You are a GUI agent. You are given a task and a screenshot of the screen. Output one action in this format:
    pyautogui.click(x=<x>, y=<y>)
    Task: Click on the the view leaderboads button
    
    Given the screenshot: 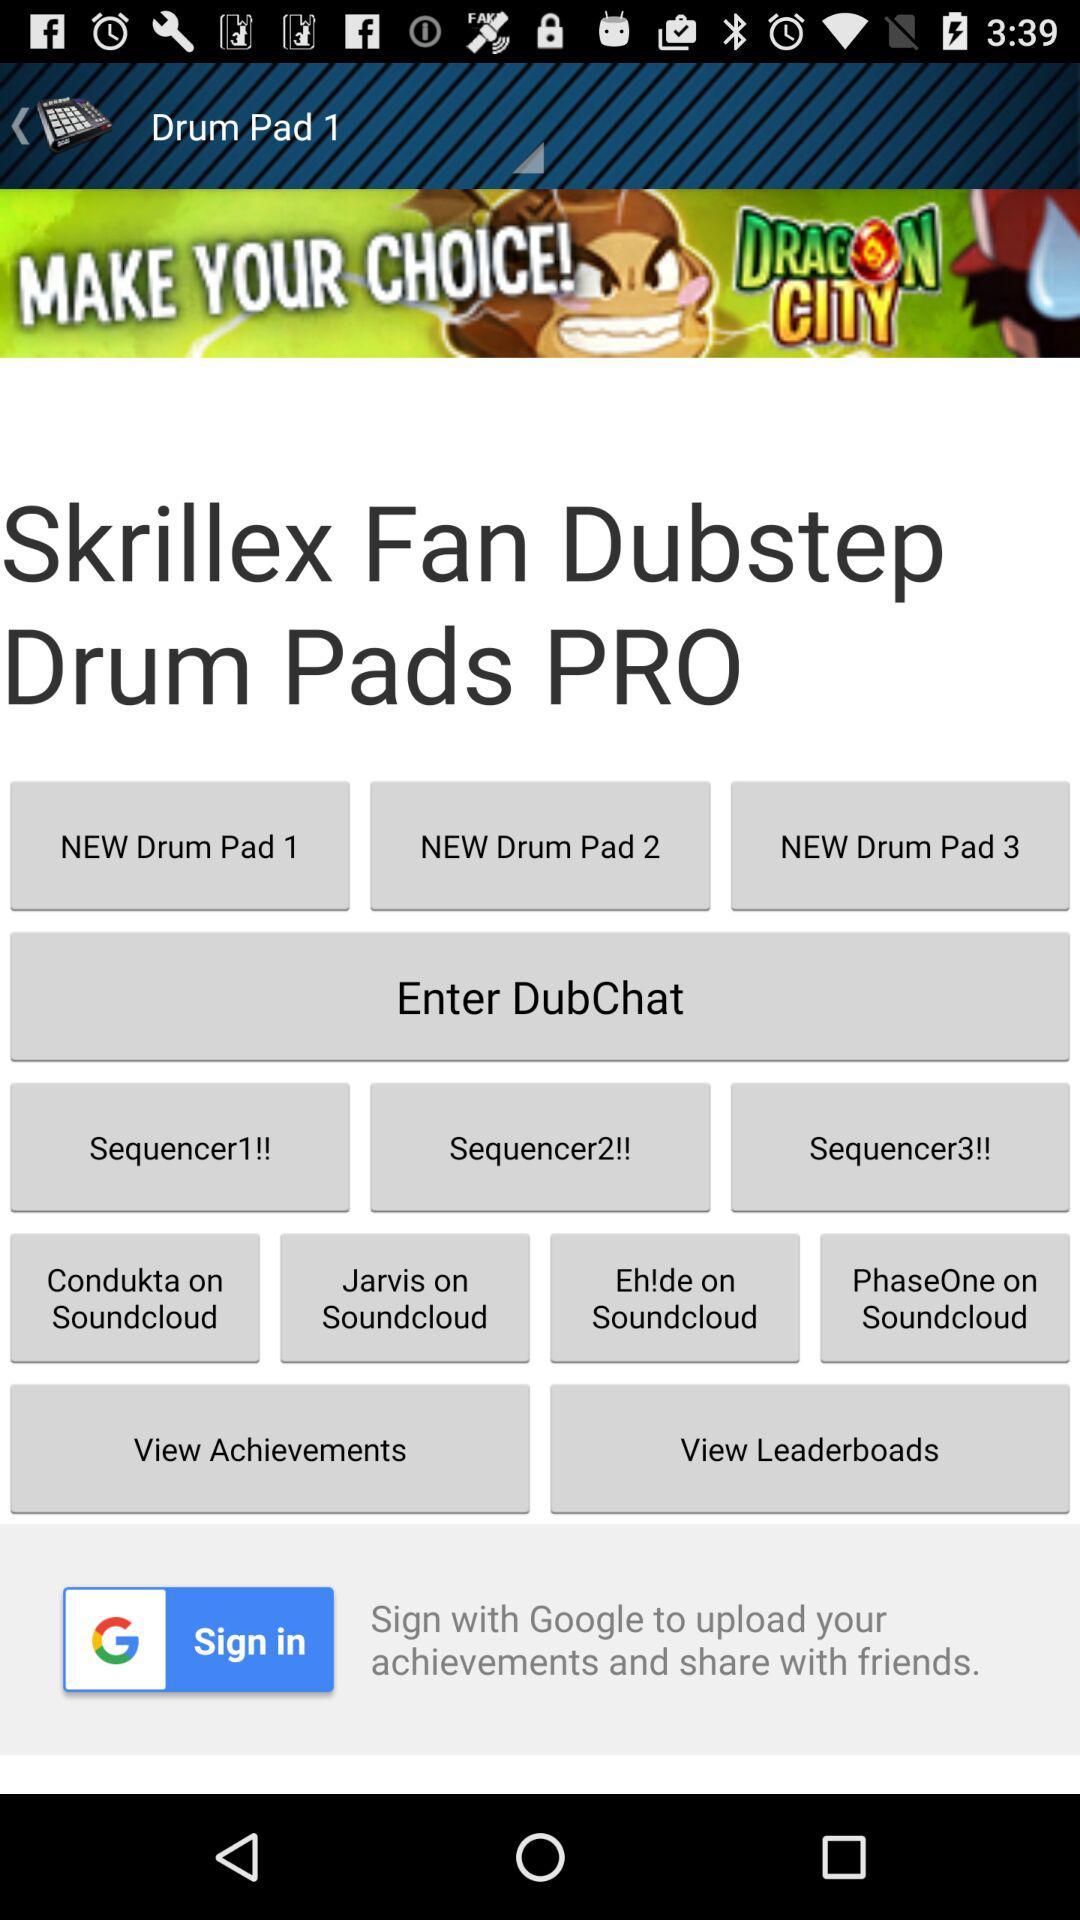 What is the action you would take?
    pyautogui.click(x=810, y=1448)
    